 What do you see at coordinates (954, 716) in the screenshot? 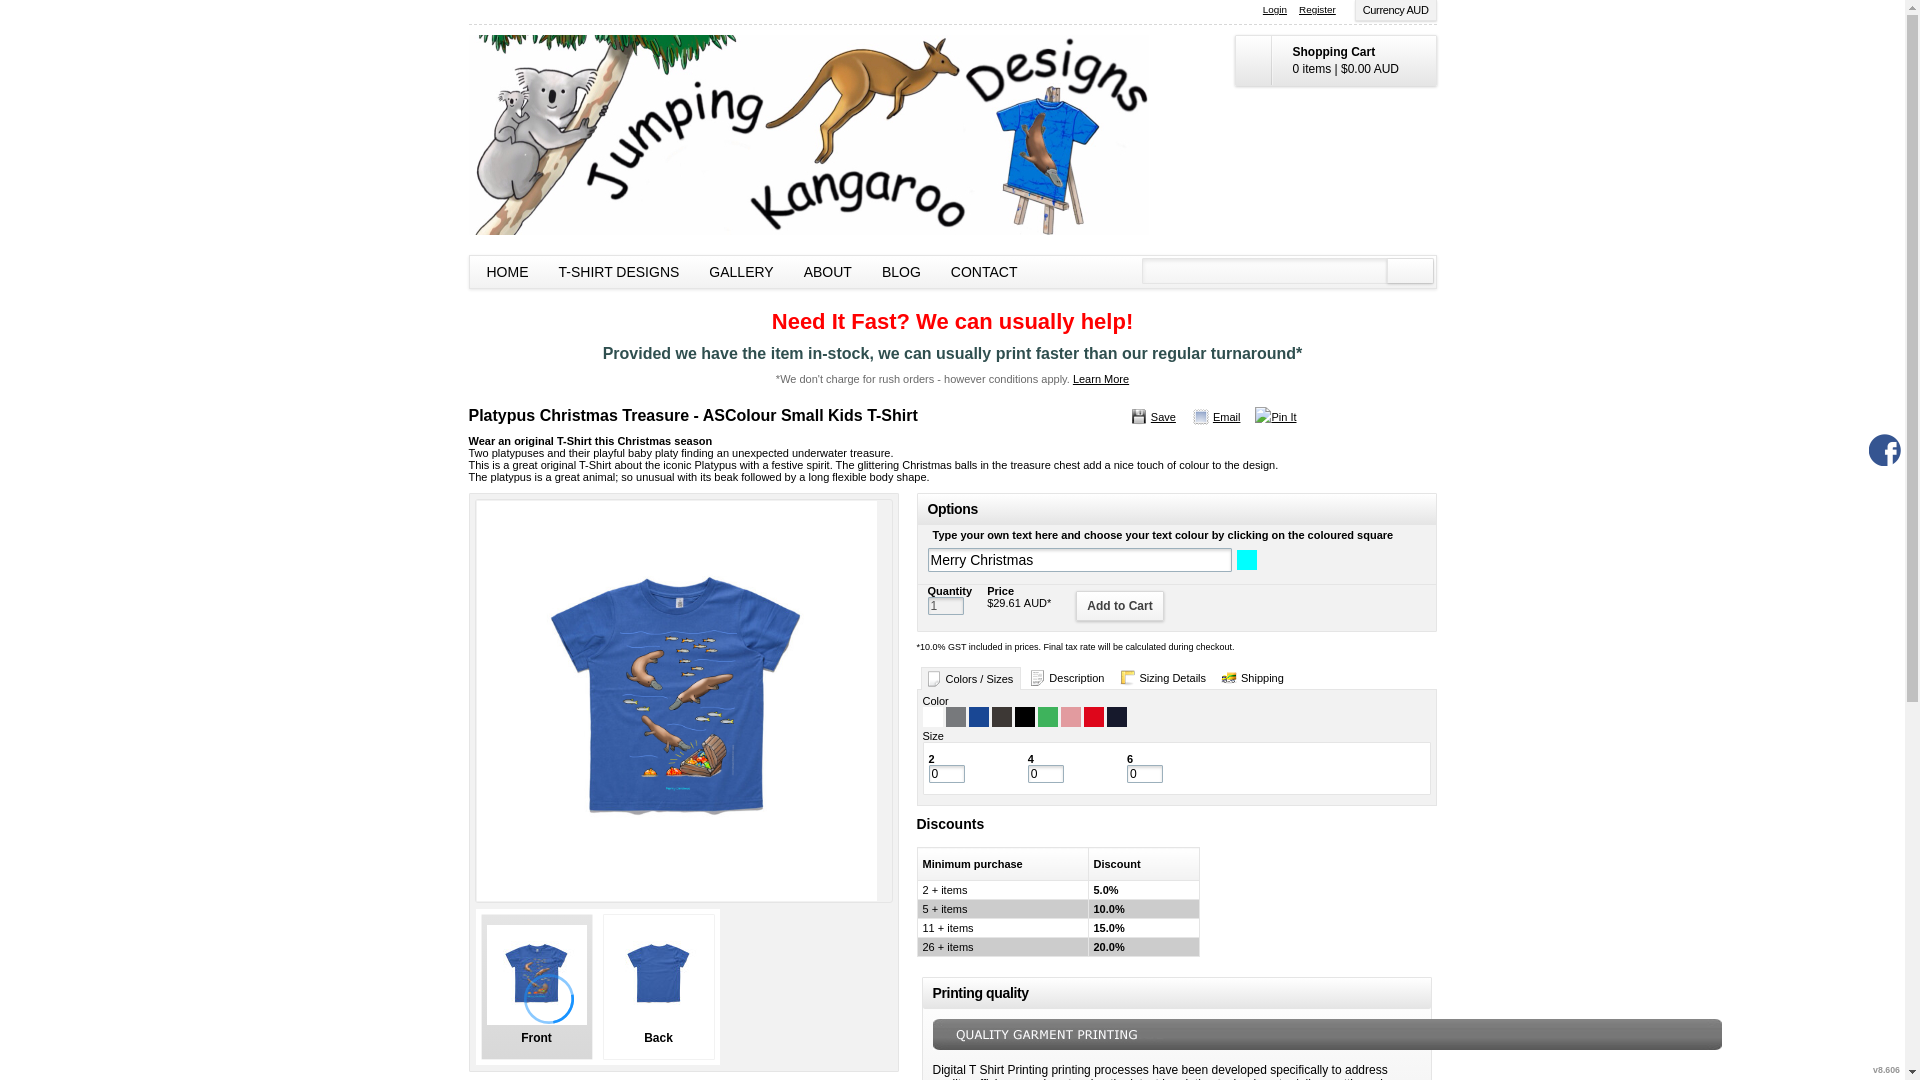
I see `'Grey Marle'` at bounding box center [954, 716].